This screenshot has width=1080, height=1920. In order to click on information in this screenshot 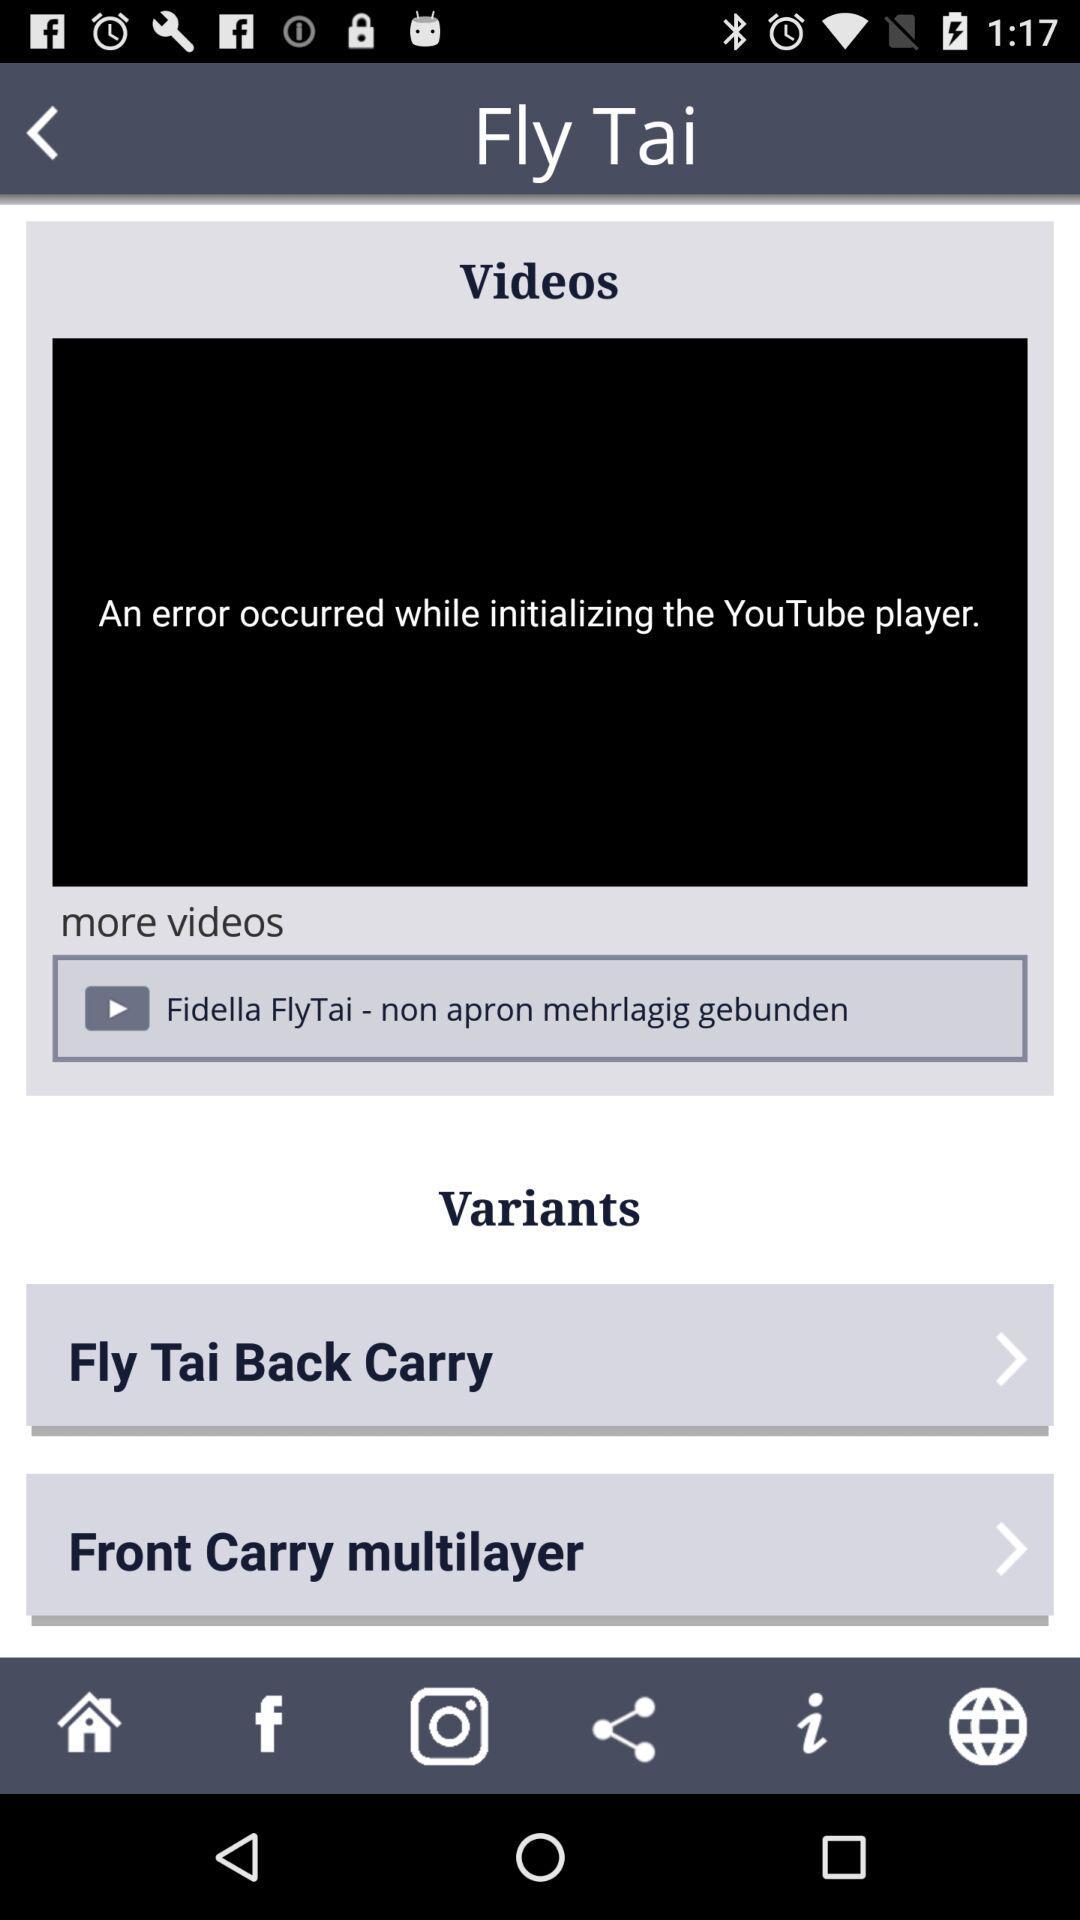, I will do `click(810, 1724)`.